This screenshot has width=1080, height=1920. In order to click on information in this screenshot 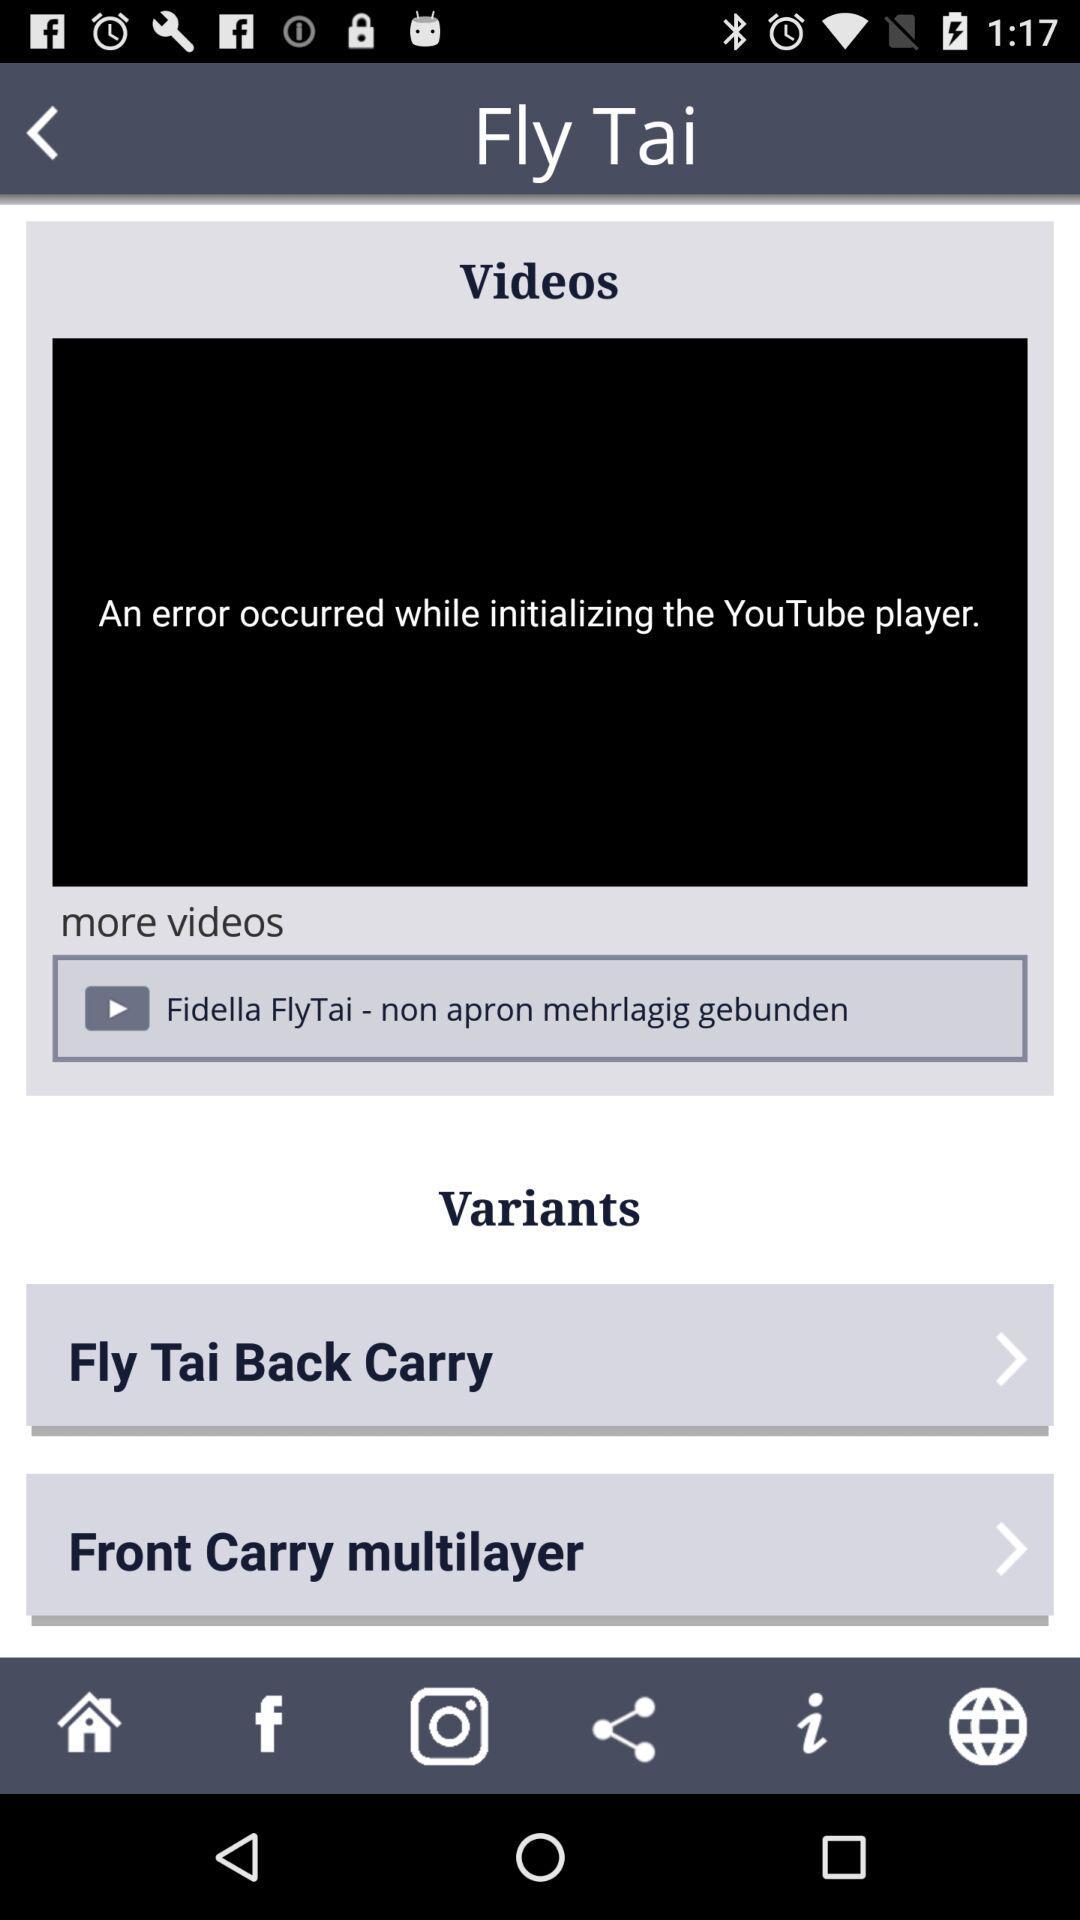, I will do `click(810, 1724)`.